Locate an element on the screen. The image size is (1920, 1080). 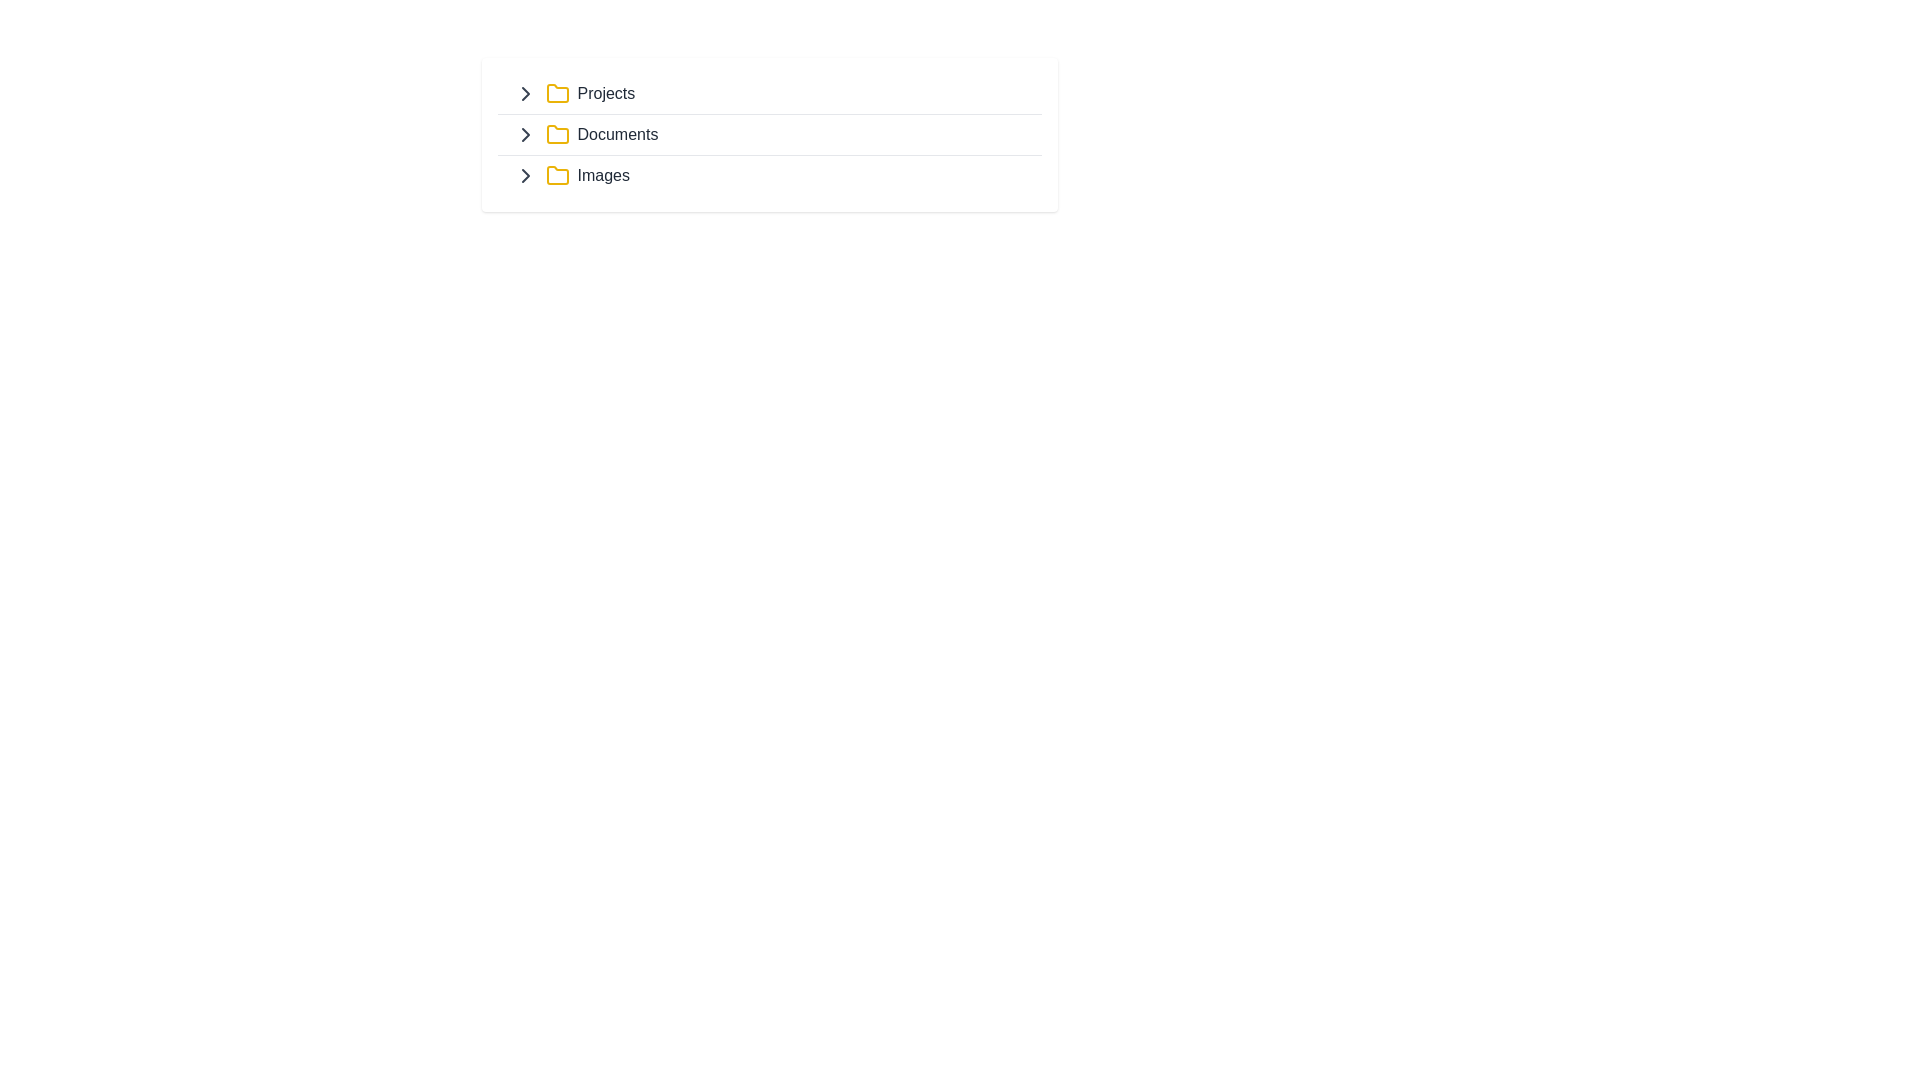
the 'Images' folder icon to interact or open the folder, which is the third item in a list of folders is located at coordinates (557, 174).